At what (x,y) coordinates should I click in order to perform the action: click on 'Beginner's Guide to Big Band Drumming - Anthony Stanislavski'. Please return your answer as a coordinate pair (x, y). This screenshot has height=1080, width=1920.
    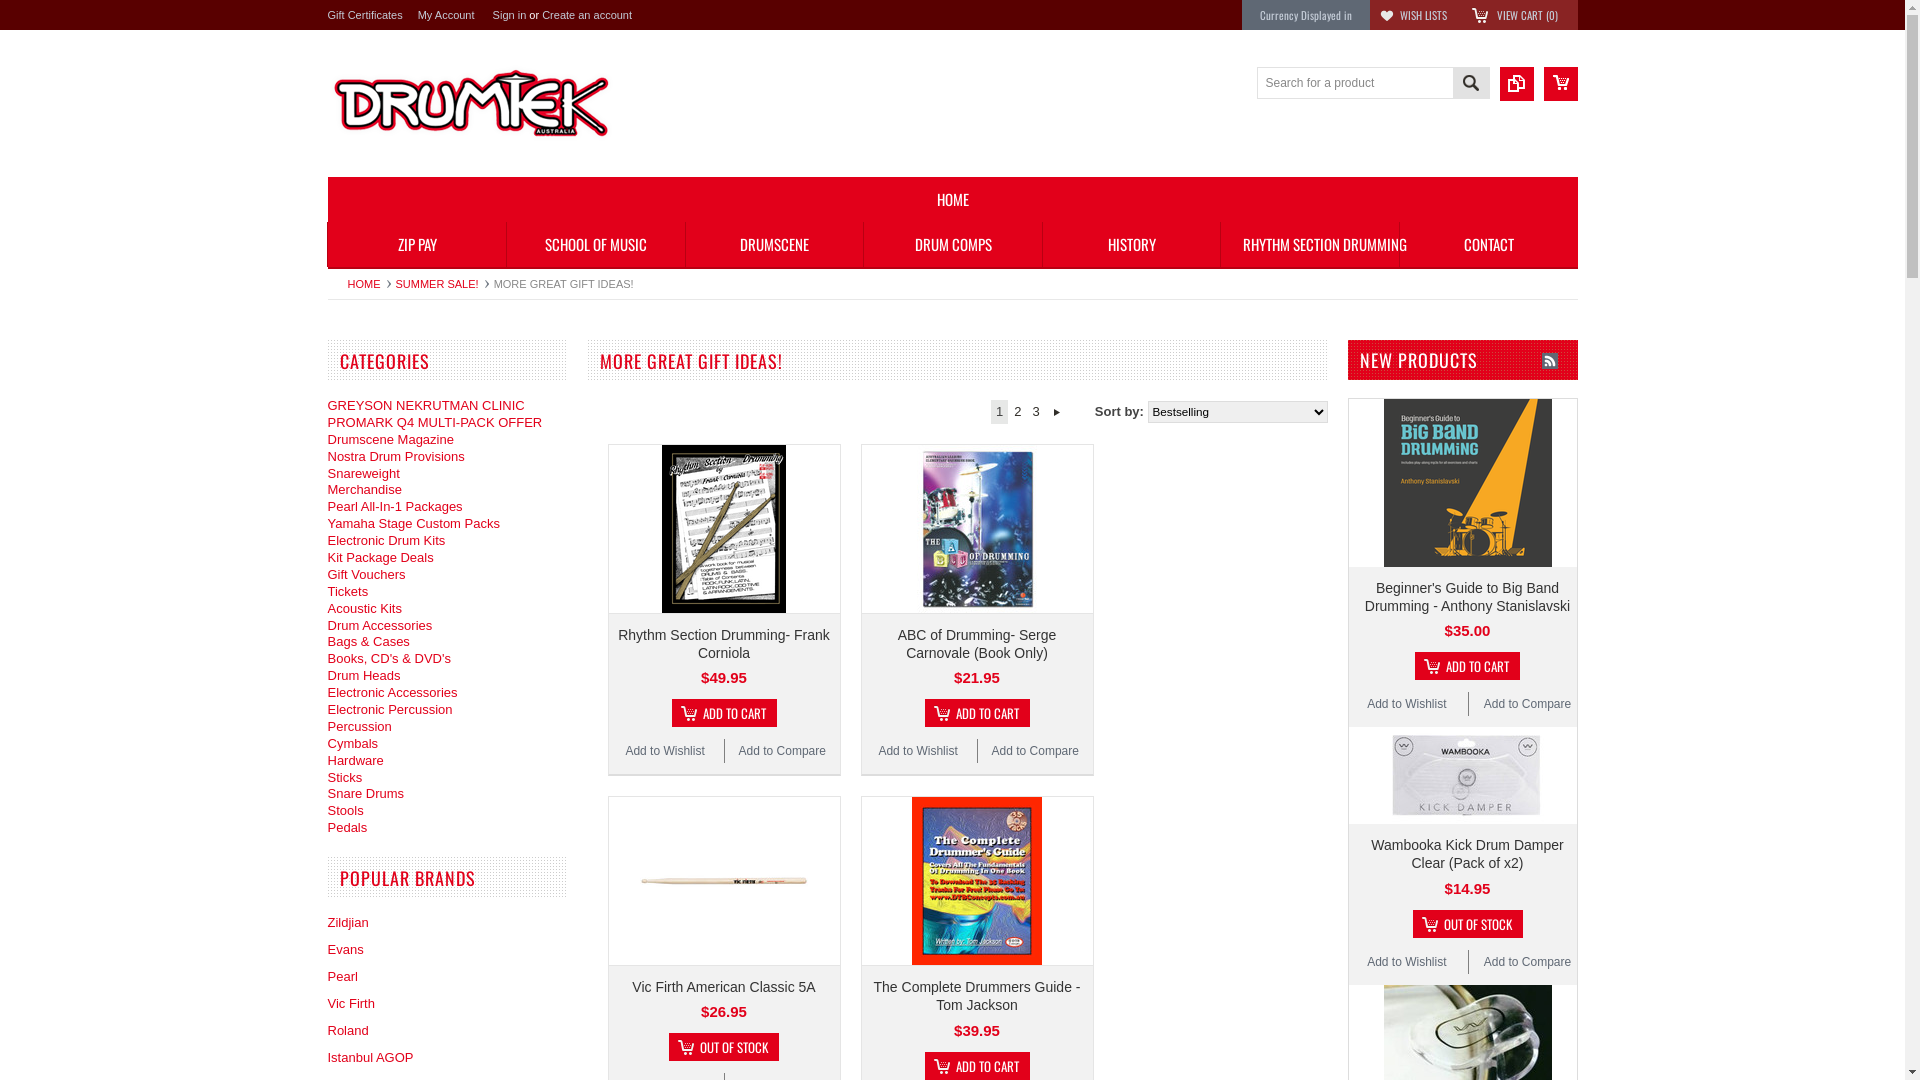
    Looking at the image, I should click on (1467, 596).